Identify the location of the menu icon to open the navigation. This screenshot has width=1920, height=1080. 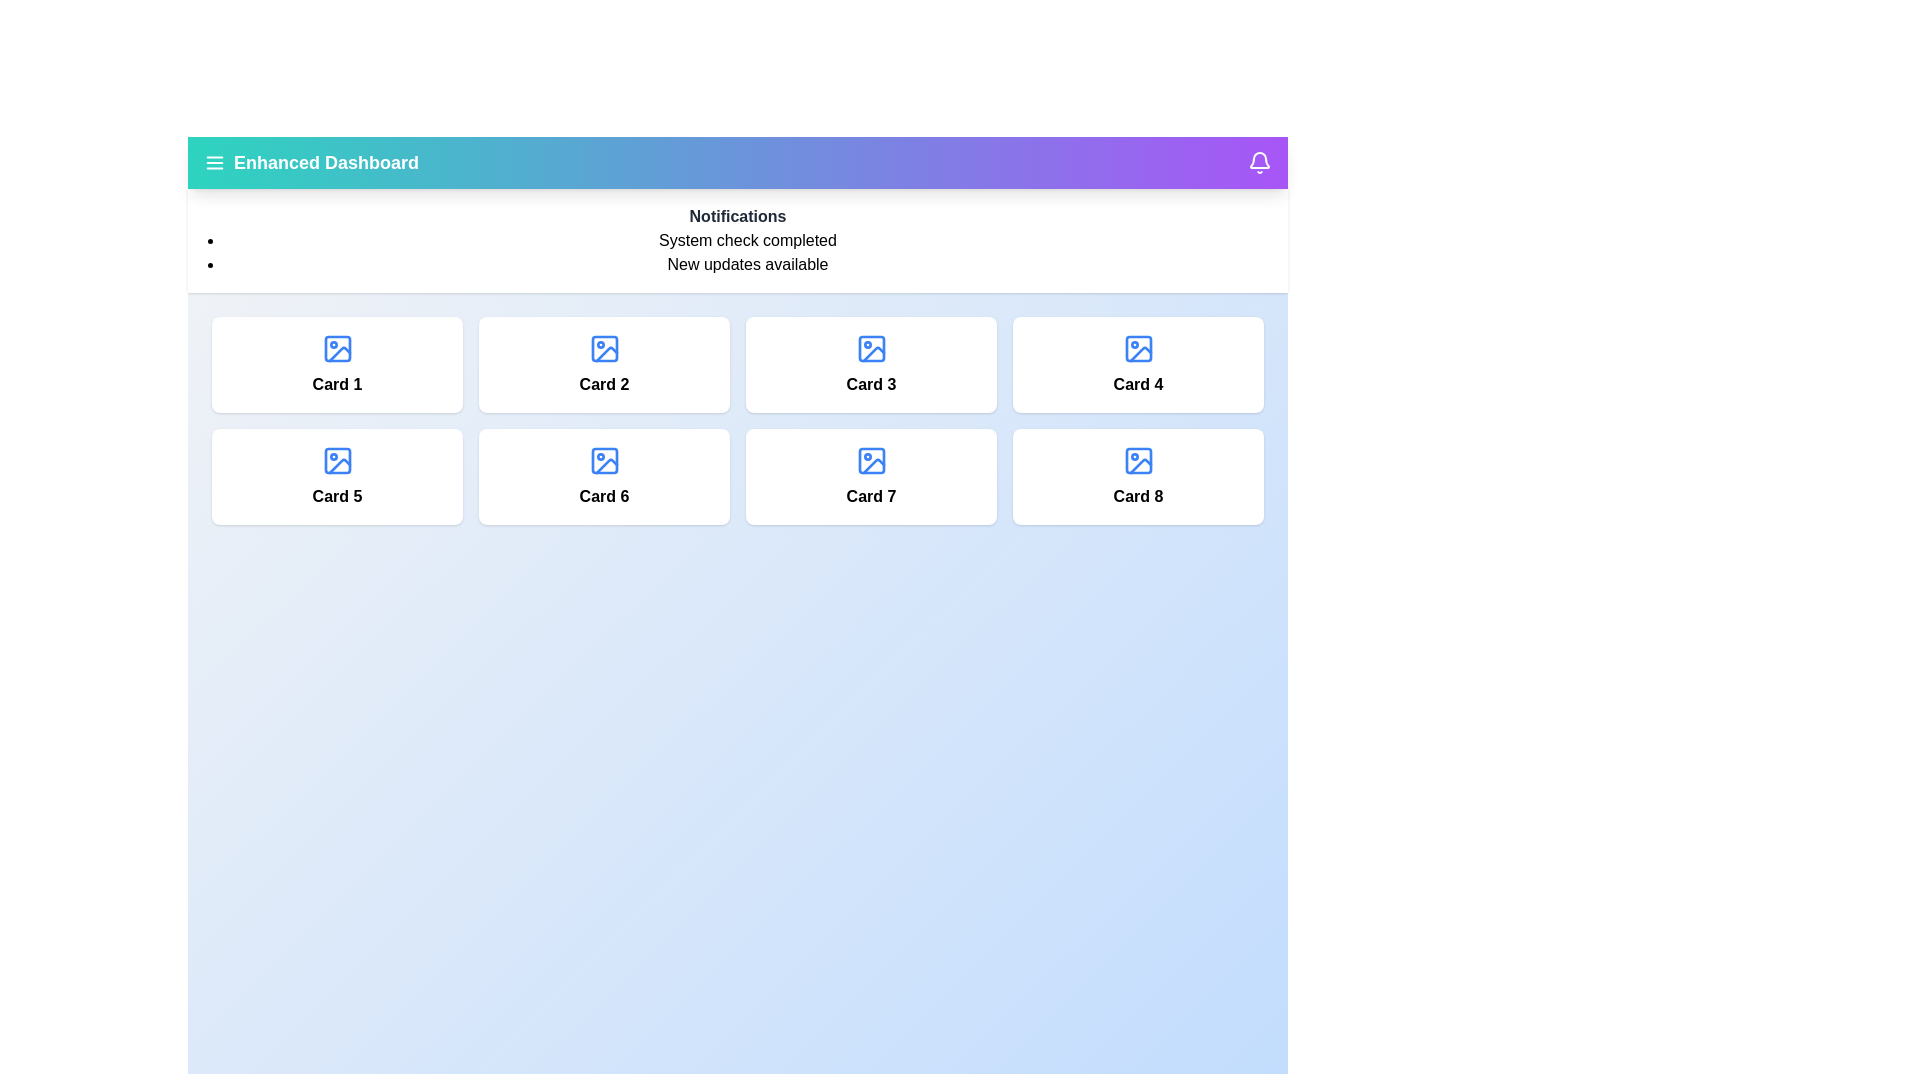
(215, 161).